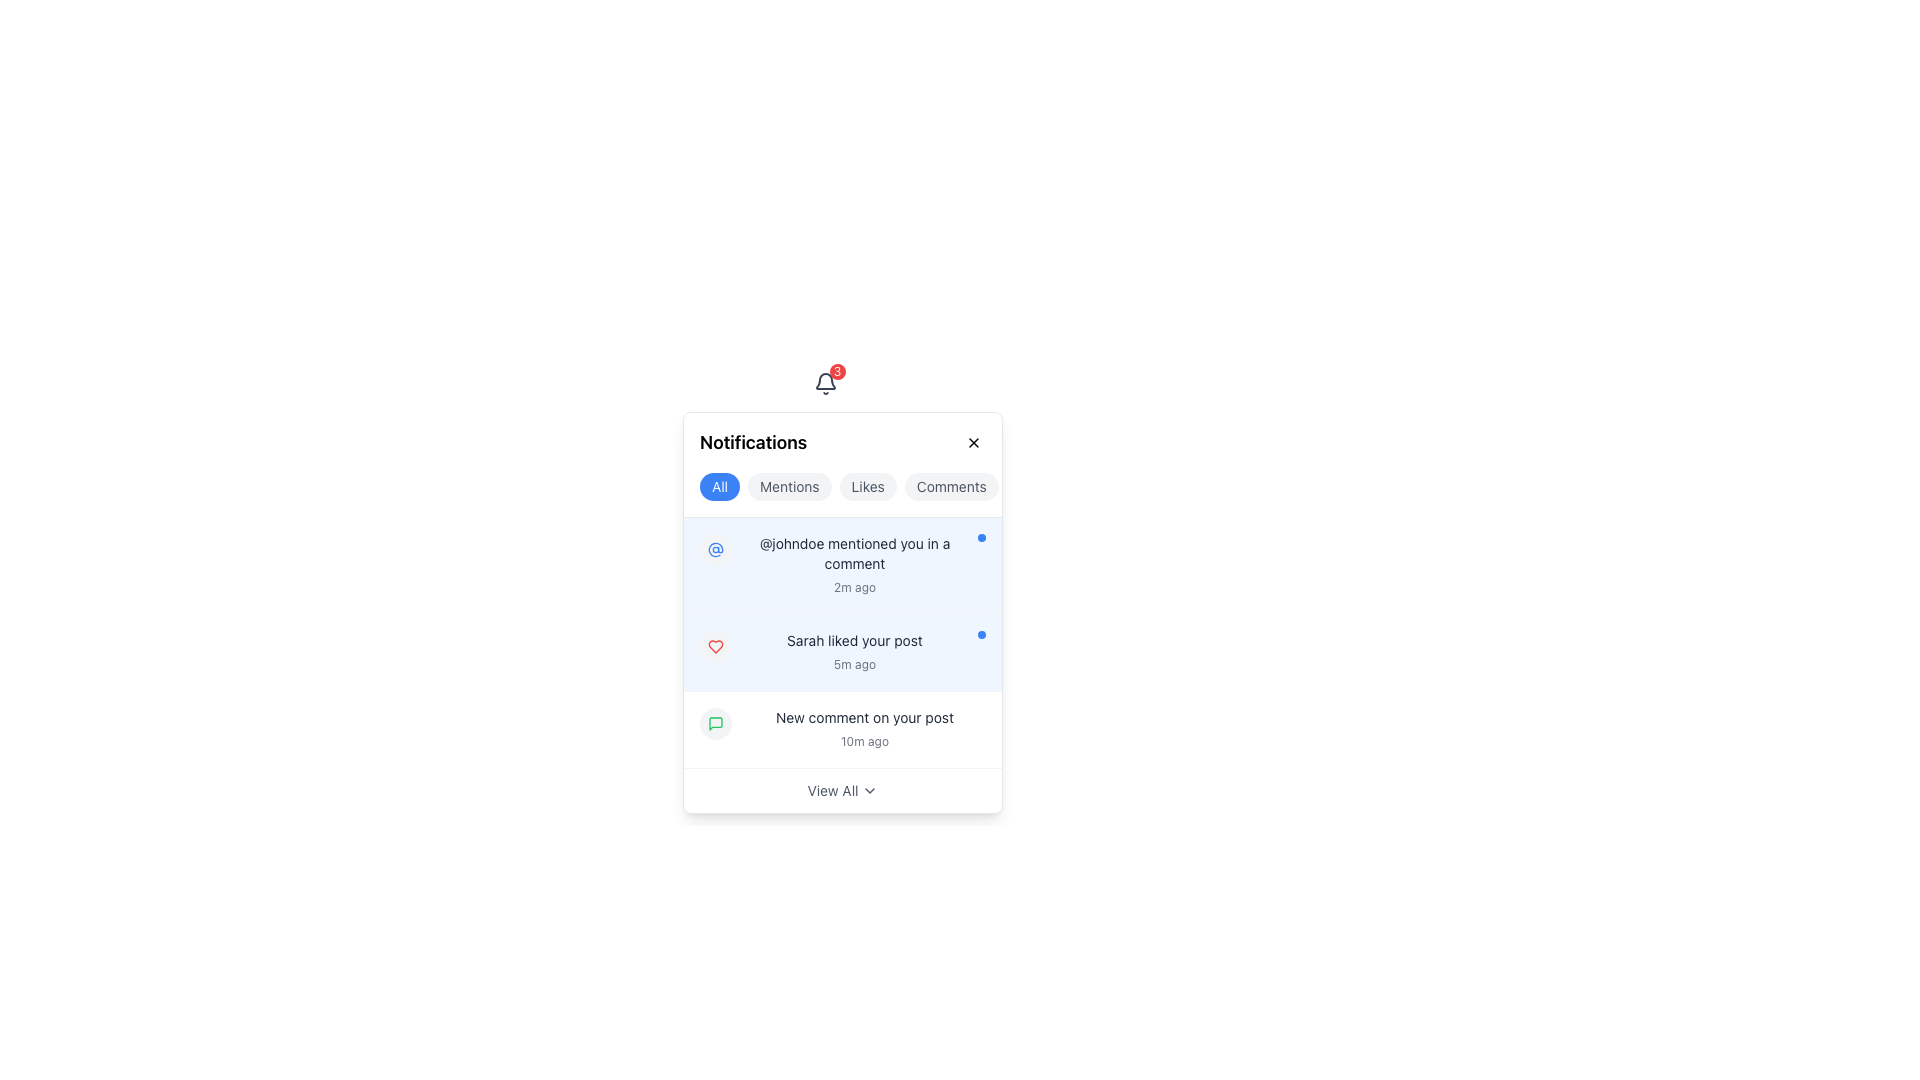  Describe the element at coordinates (843, 566) in the screenshot. I see `the first notification item that contains the text '@johndoe mentioned you in a comment'` at that location.